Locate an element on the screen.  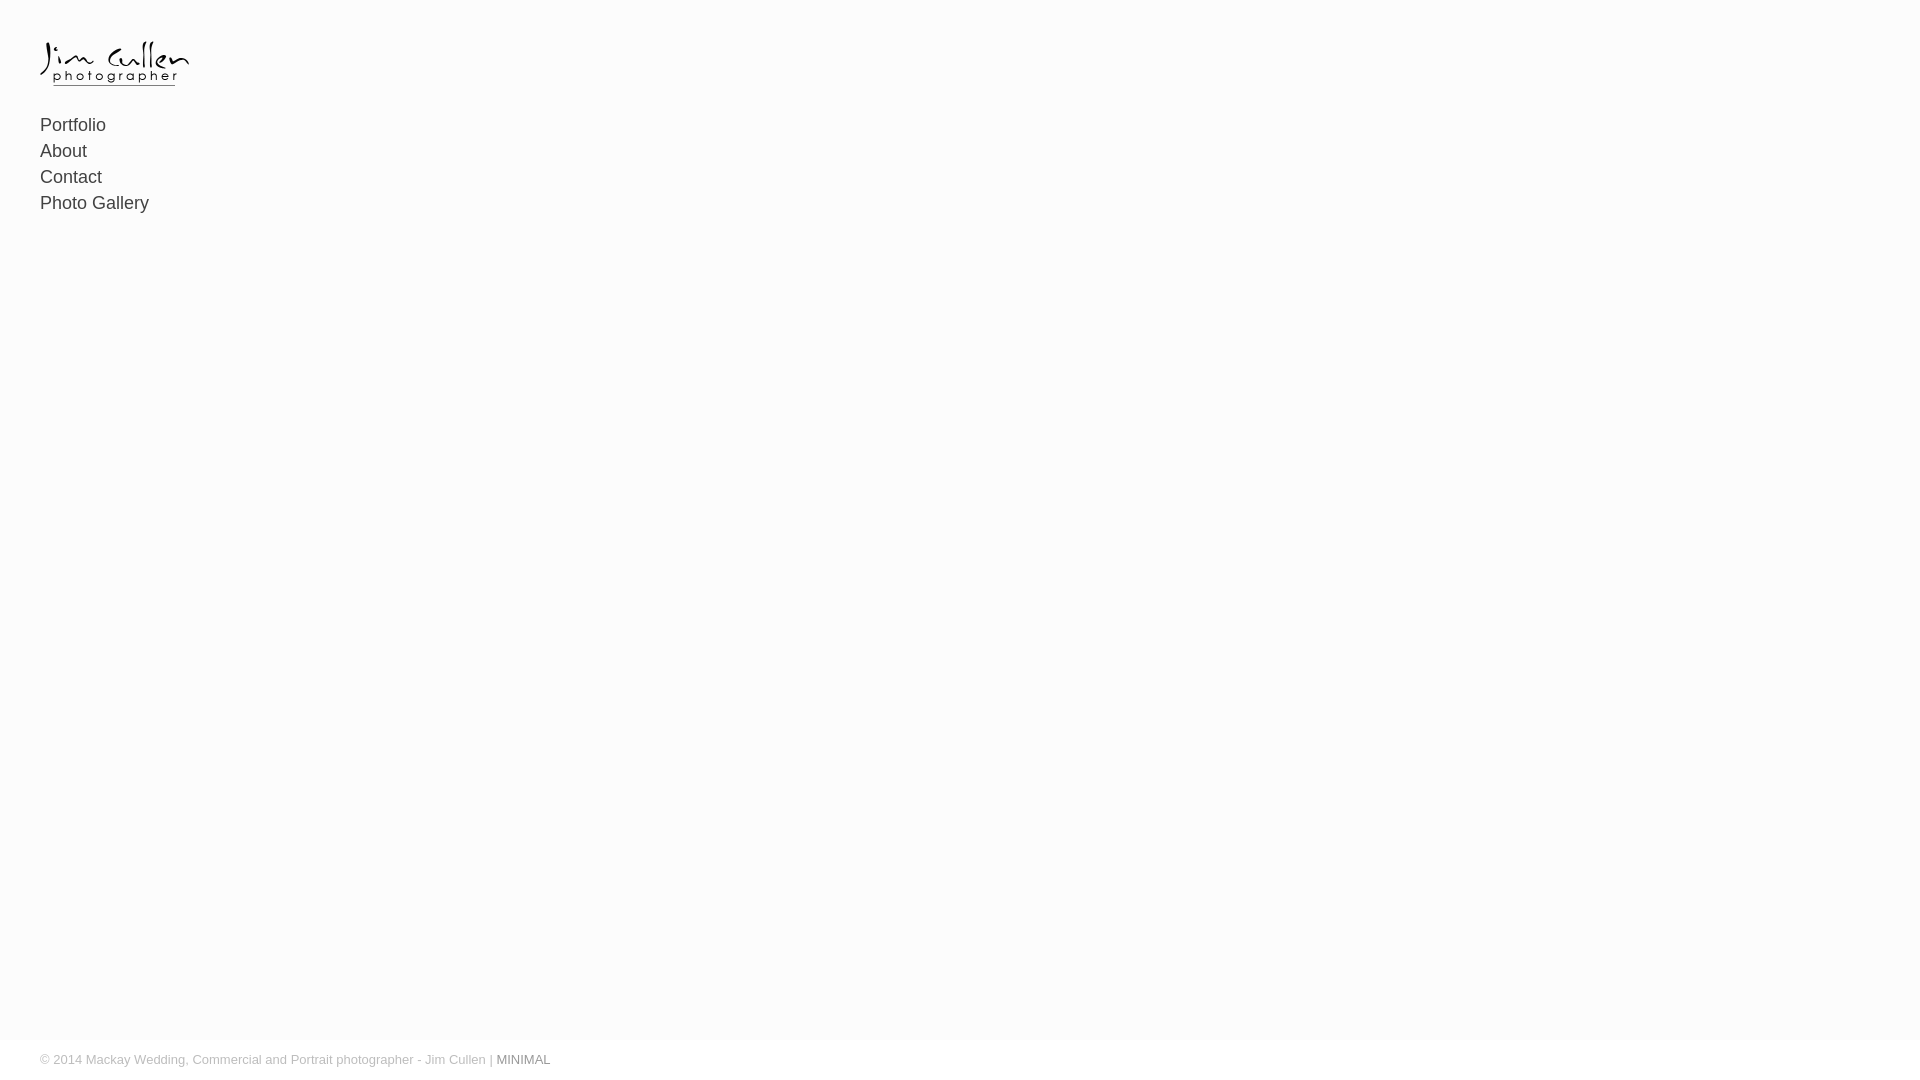
'About' is located at coordinates (114, 150).